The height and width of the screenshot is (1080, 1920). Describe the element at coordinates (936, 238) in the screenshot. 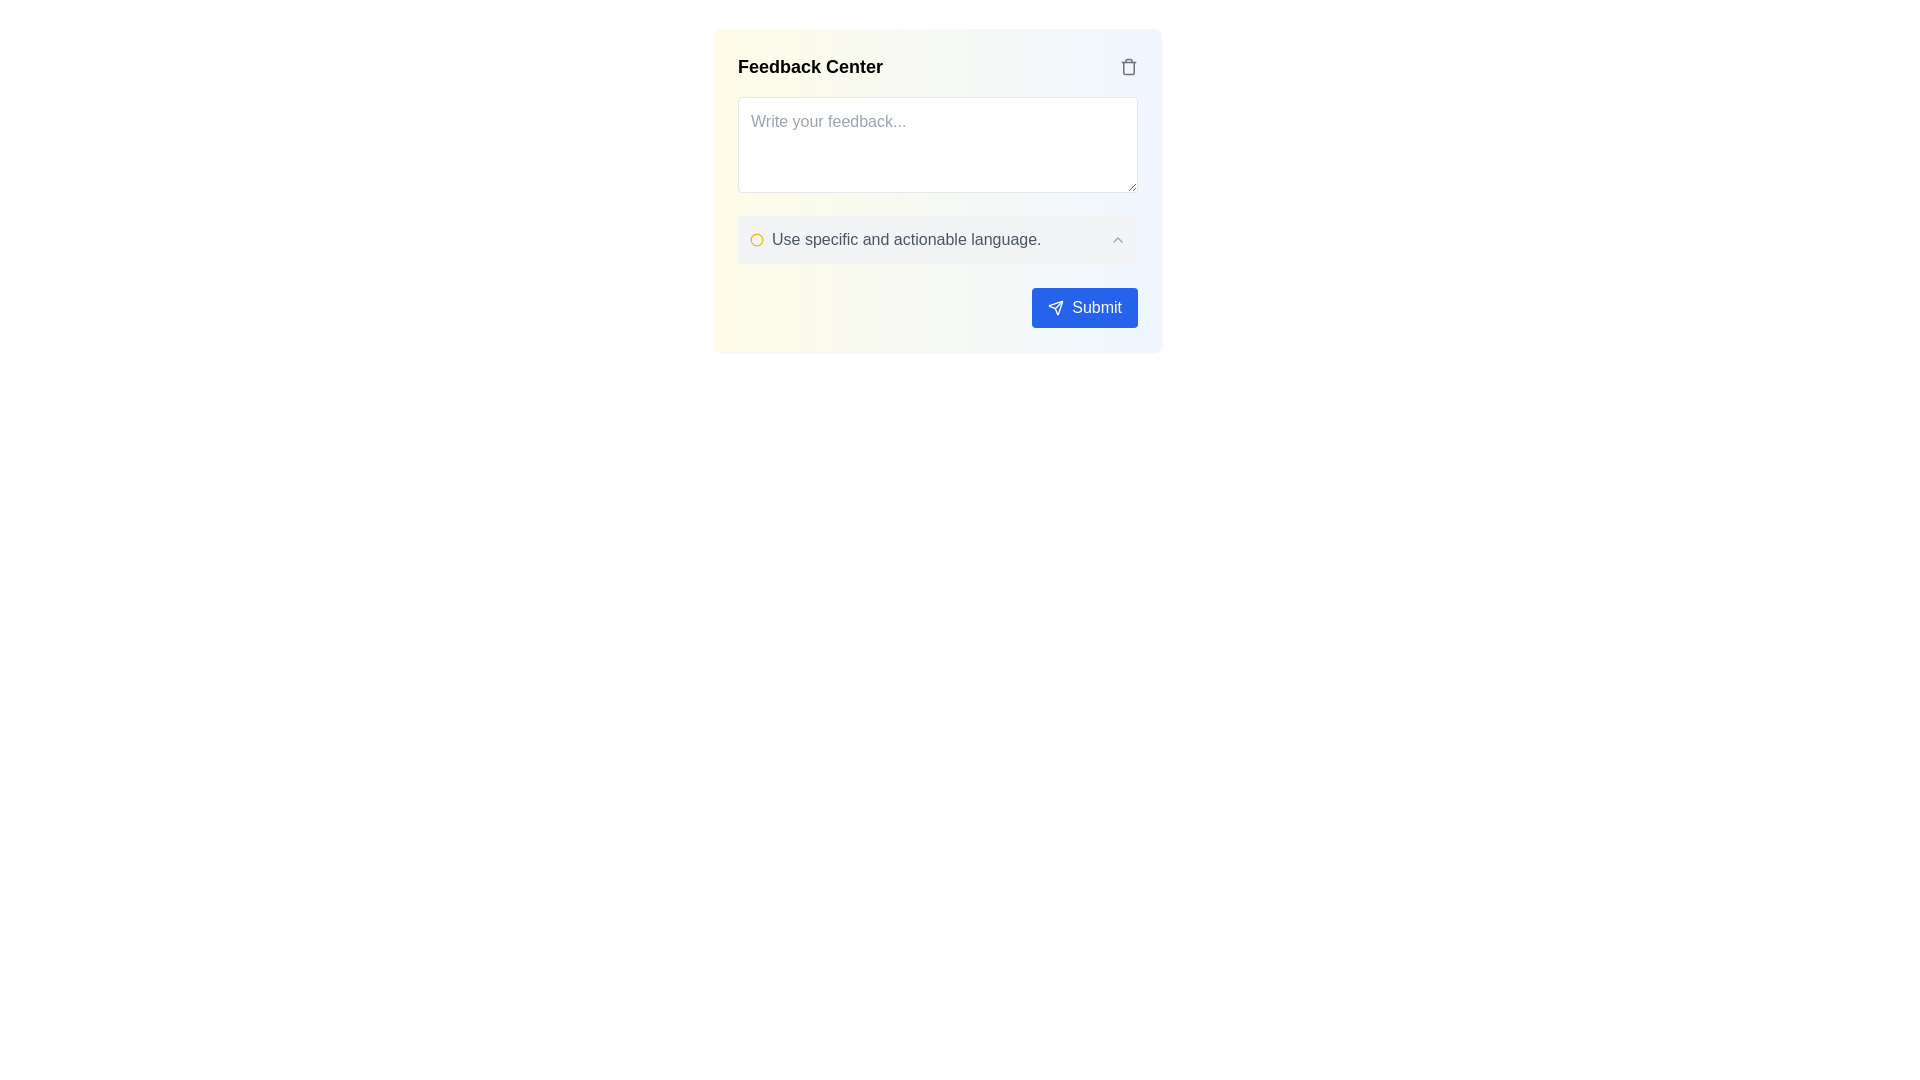

I see `informational text that states 'Use specific and actionable language.' which is styled with a light gray background and rounded corners, located beneath the feedback input text area and above the 'Submit' button in the 'Feedback Center' section` at that location.